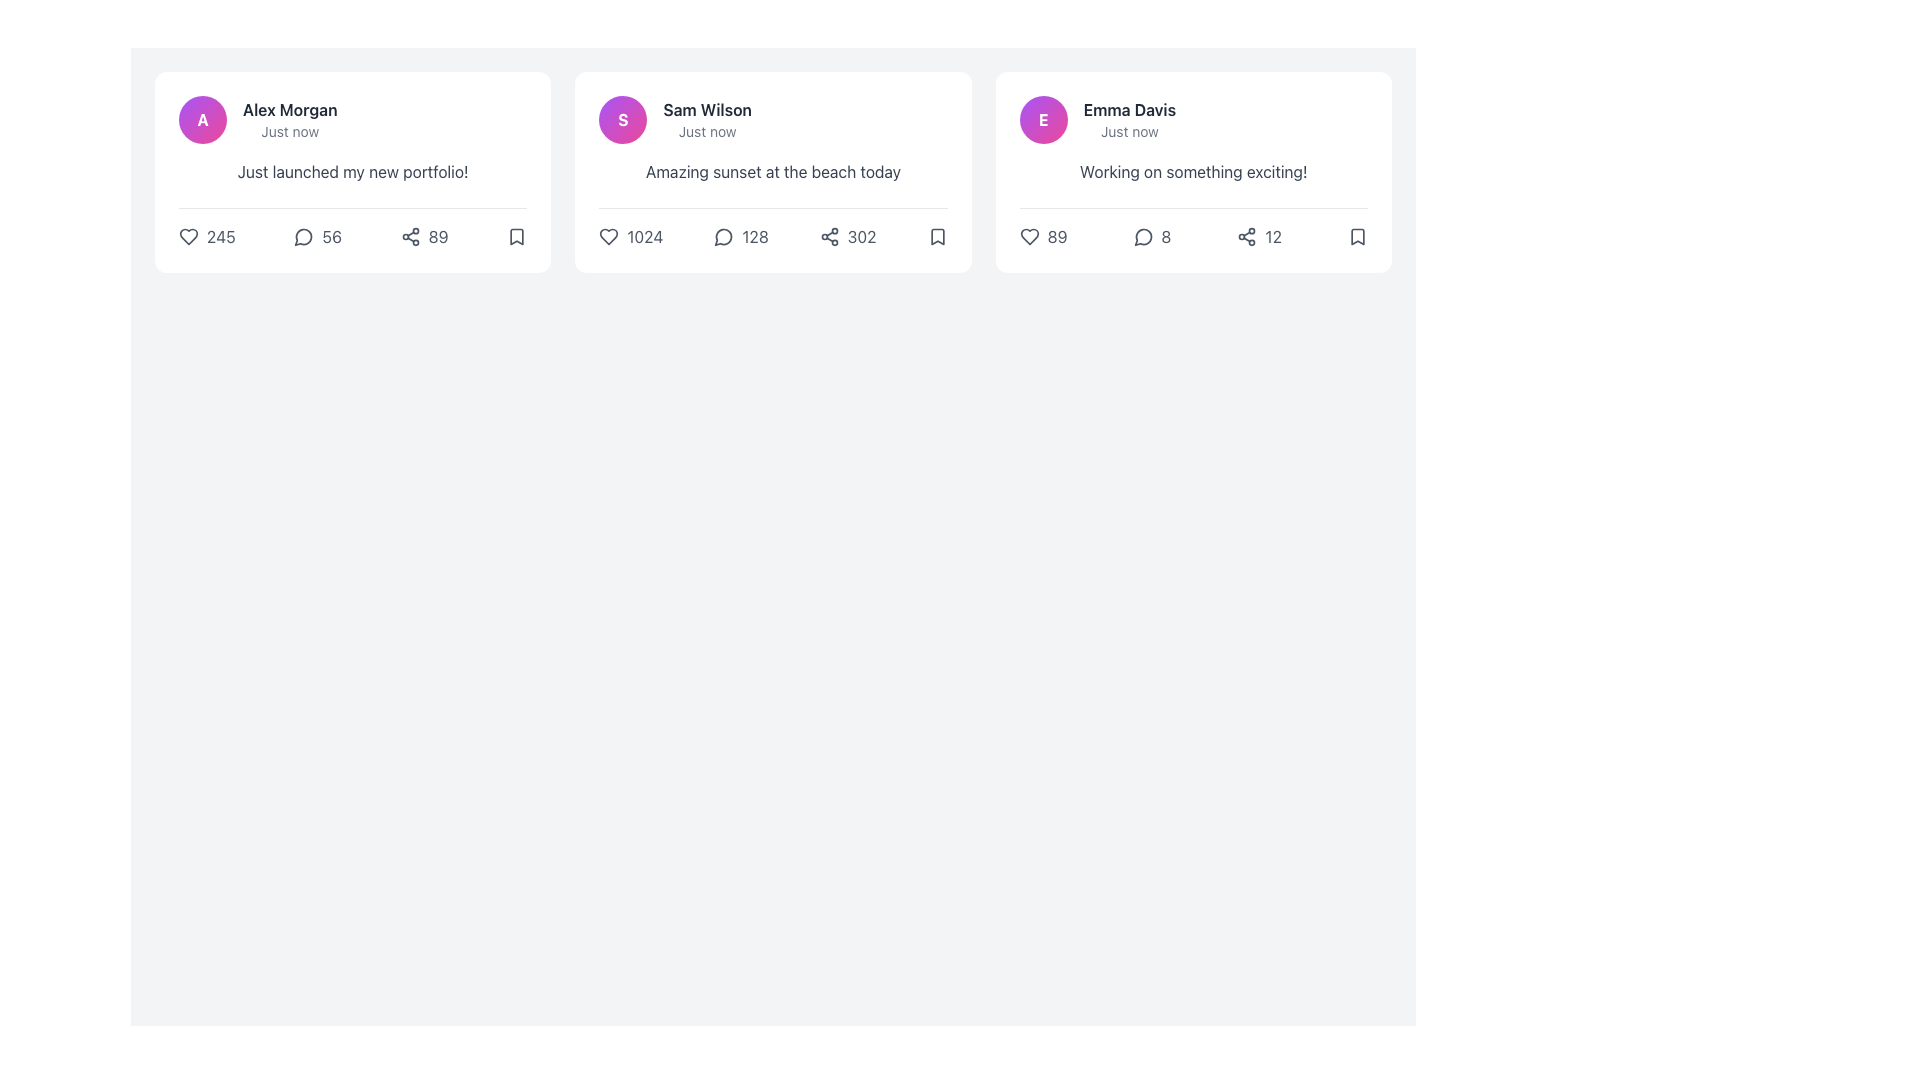  Describe the element at coordinates (353, 171) in the screenshot. I see `the static text element displaying the user's portfolio launch message, located in the first post card under the username and timestamp` at that location.